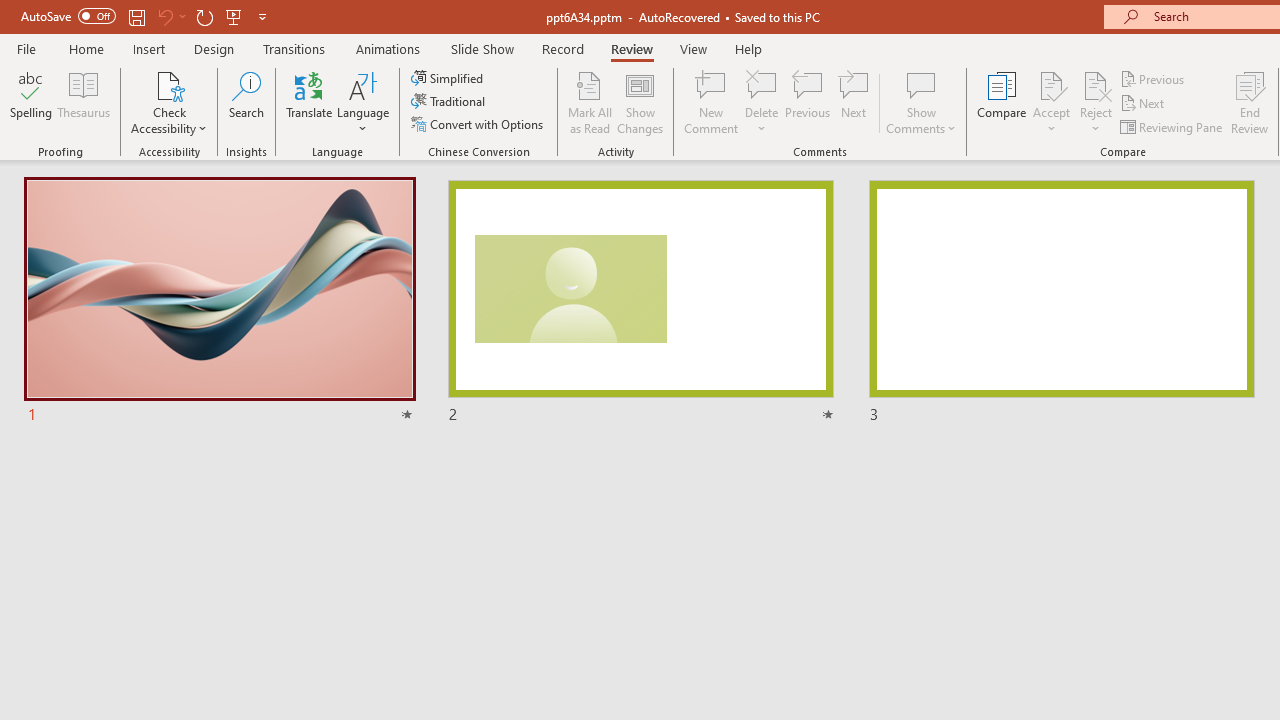 The image size is (1280, 720). What do you see at coordinates (630, 48) in the screenshot?
I see `'Review'` at bounding box center [630, 48].